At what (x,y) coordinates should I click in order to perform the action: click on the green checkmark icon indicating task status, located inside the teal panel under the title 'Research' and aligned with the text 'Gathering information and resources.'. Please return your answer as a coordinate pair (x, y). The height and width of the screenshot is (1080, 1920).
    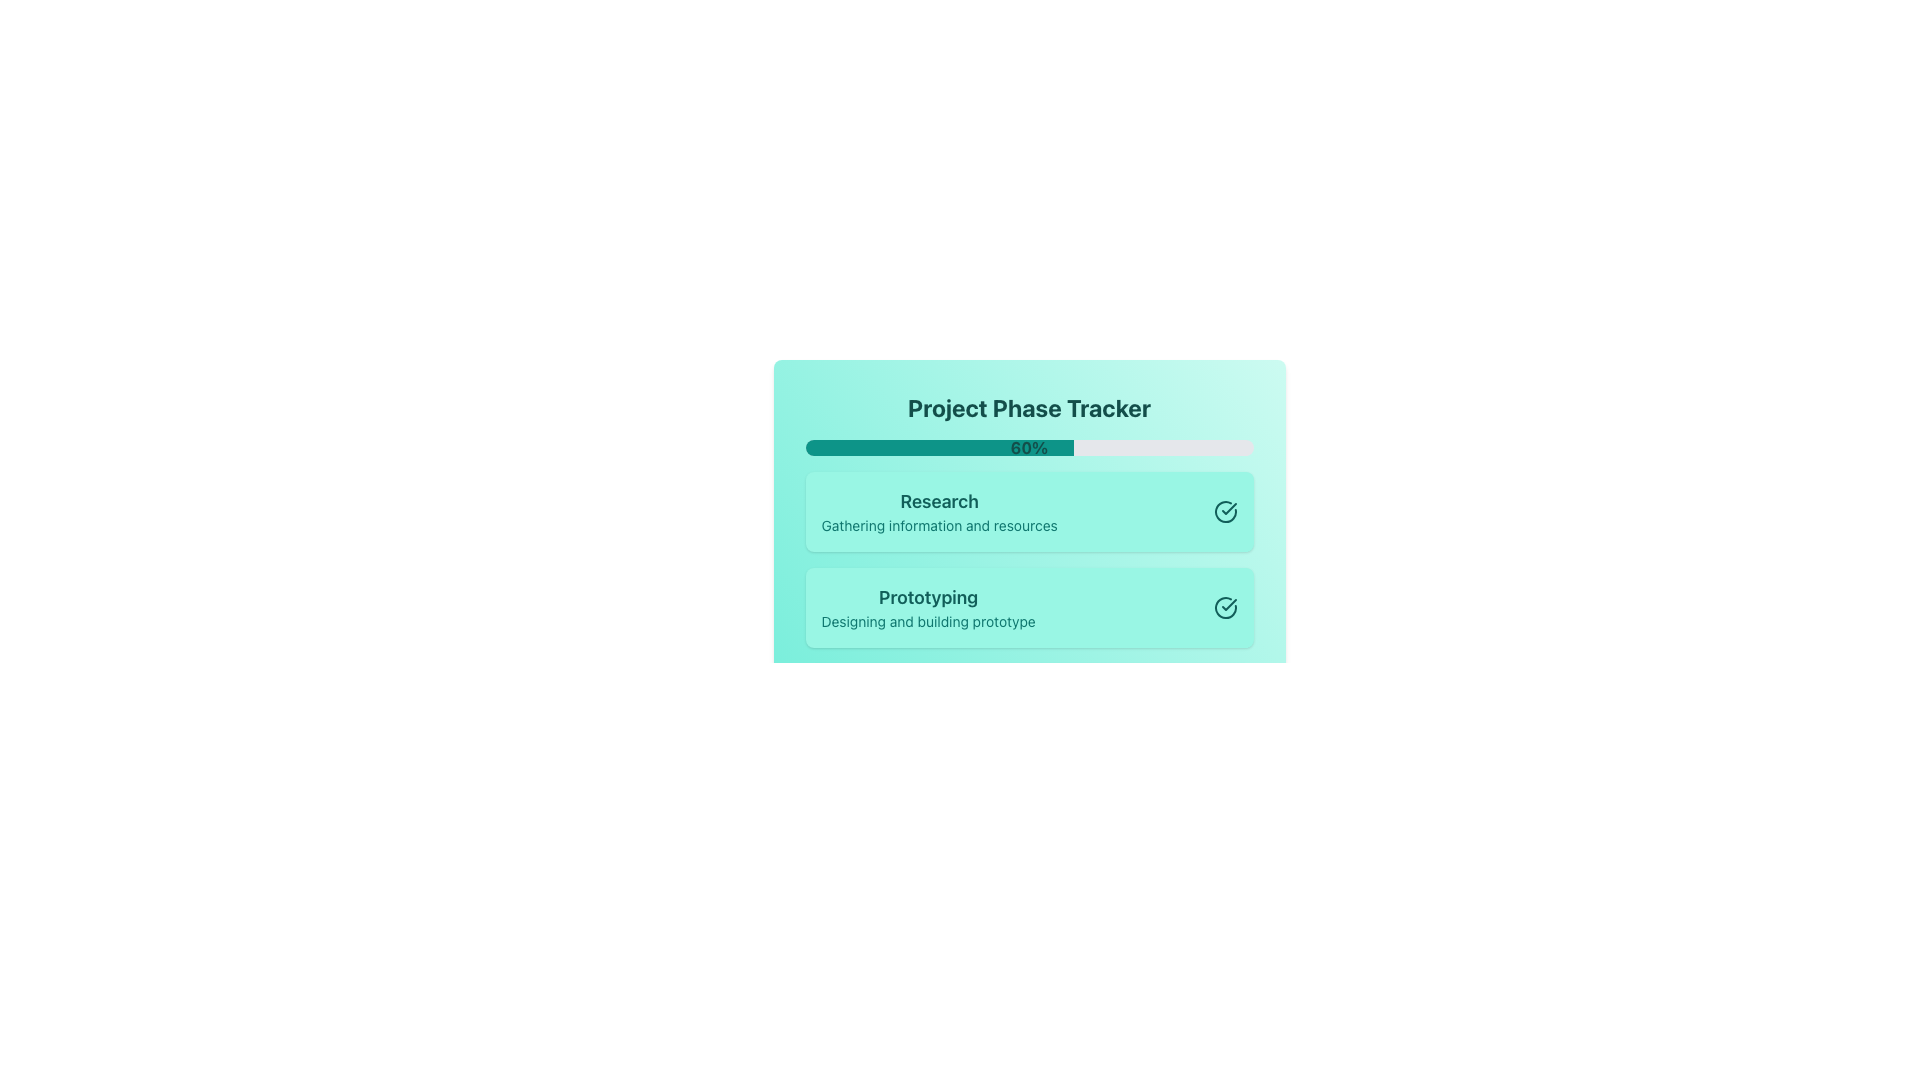
    Looking at the image, I should click on (1227, 508).